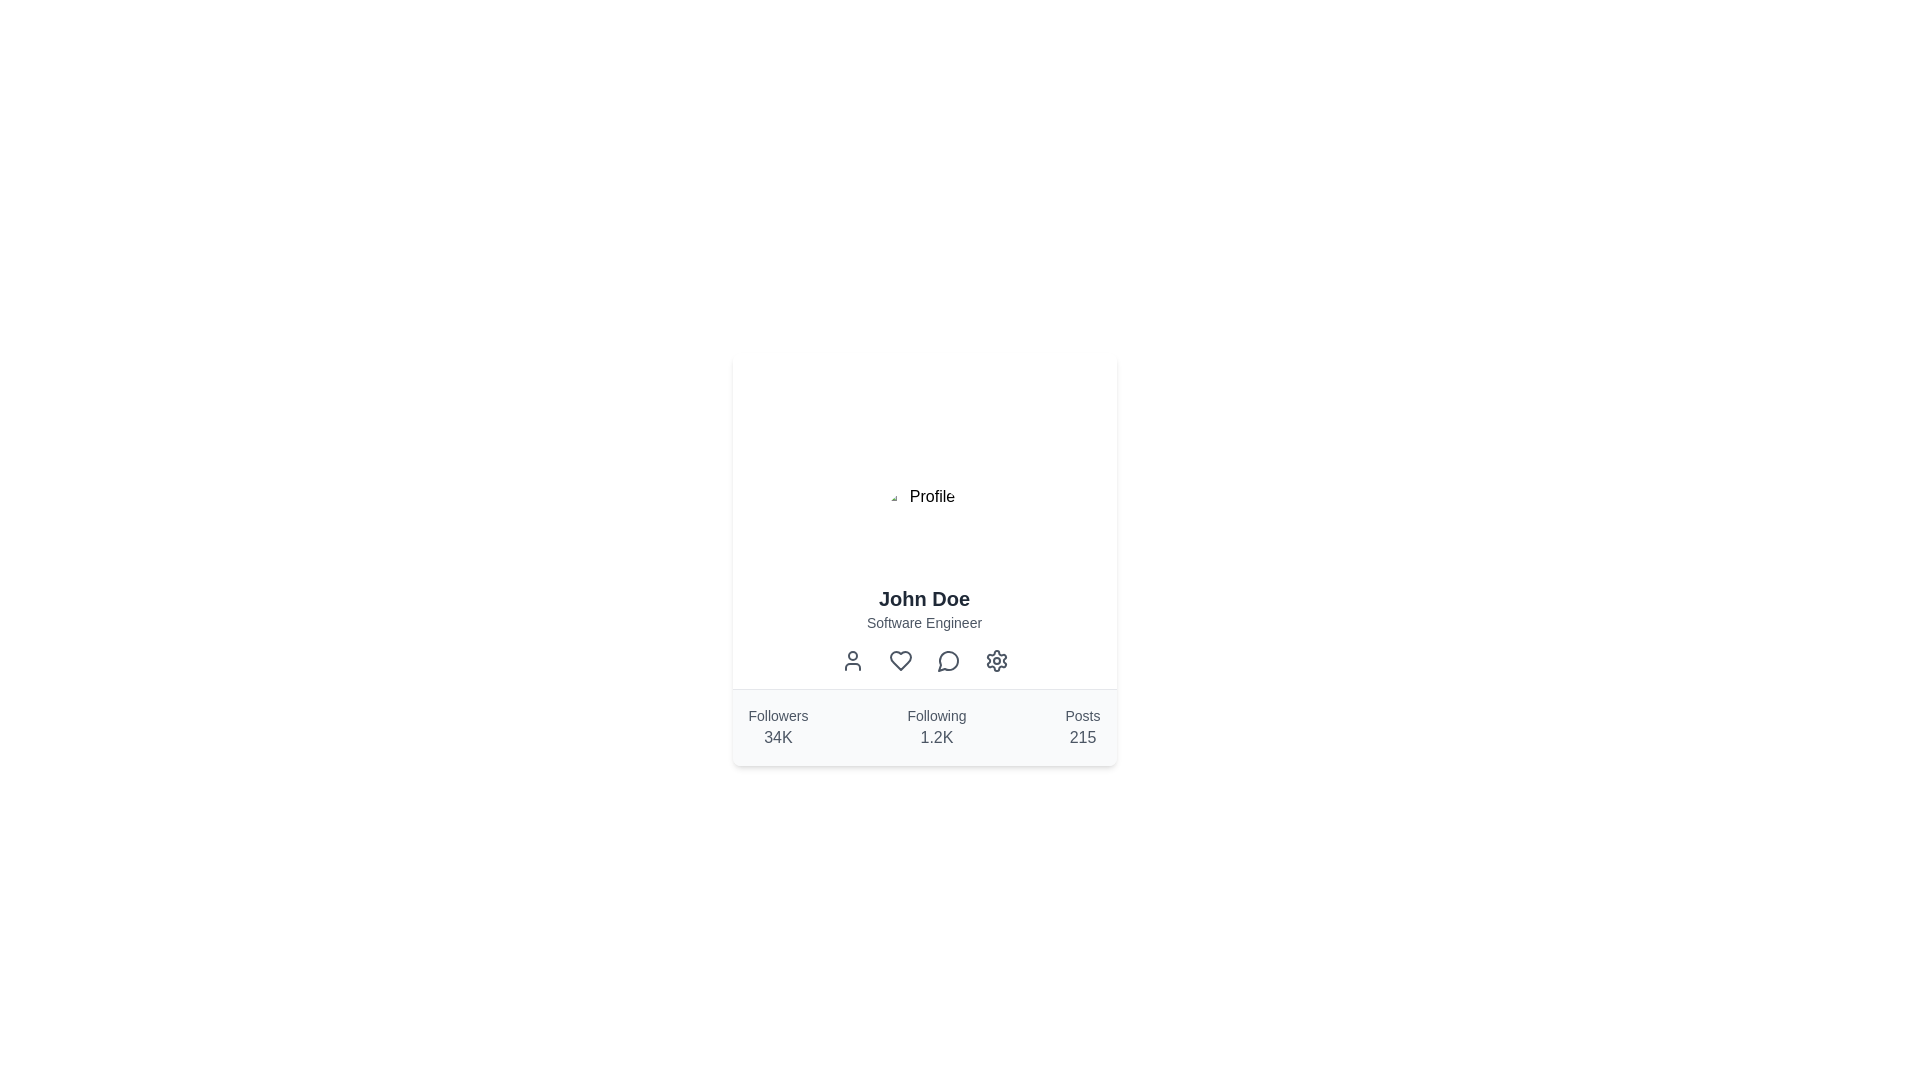 This screenshot has width=1920, height=1080. What do you see at coordinates (1082, 737) in the screenshot?
I see `the text displaying the number '215', which is bold and located underneath the label 'Posts' in the lower right corner of the interface` at bounding box center [1082, 737].